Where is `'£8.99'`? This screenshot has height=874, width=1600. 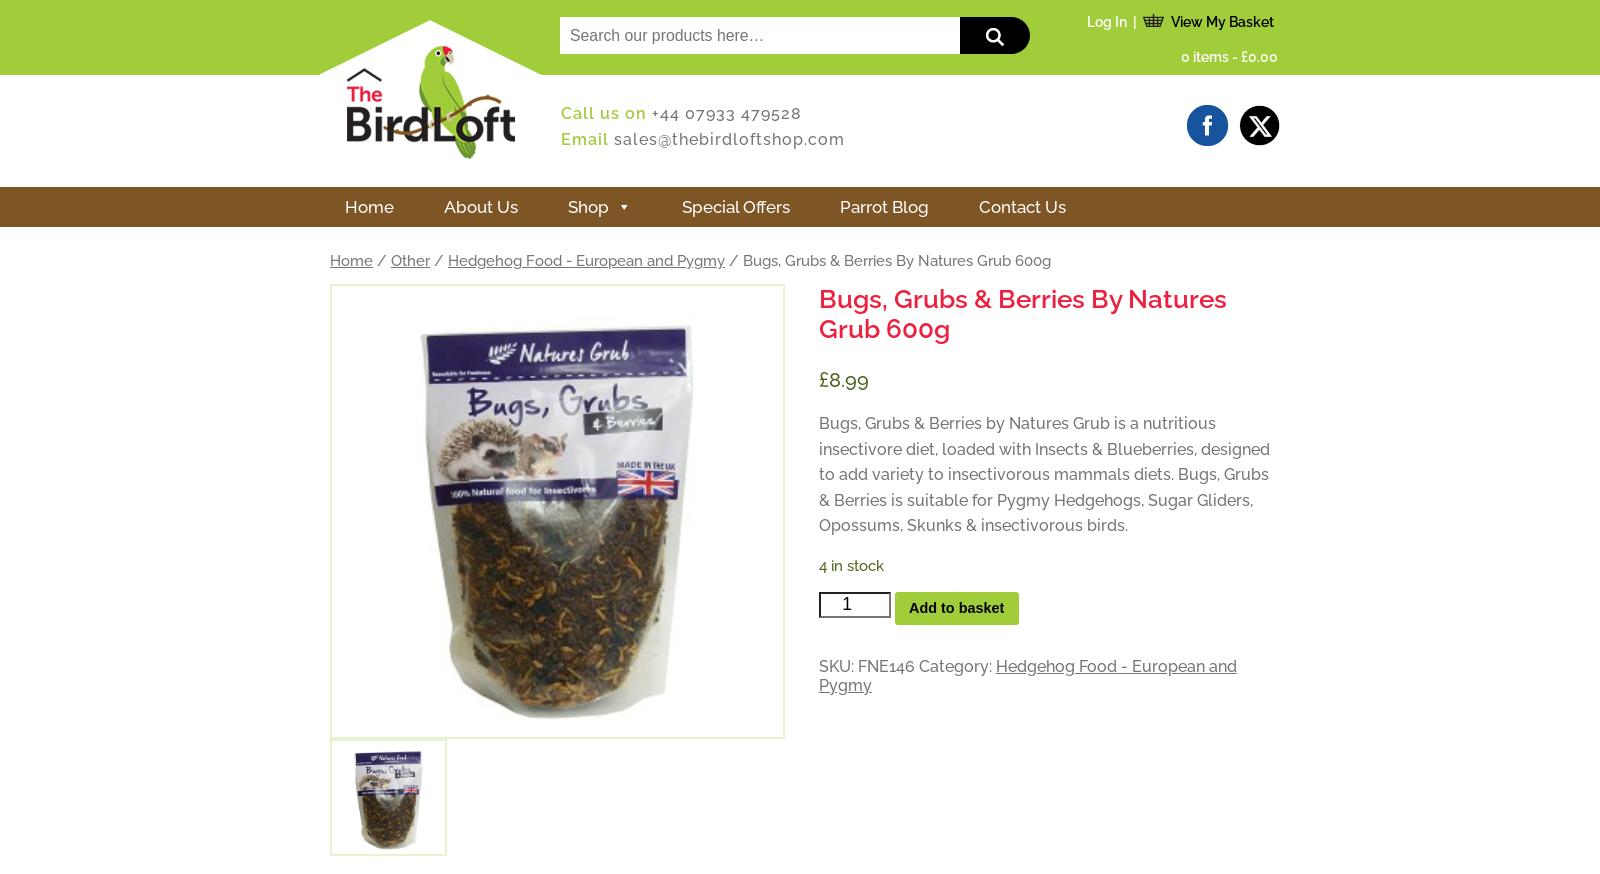
'£8.99' is located at coordinates (842, 378).